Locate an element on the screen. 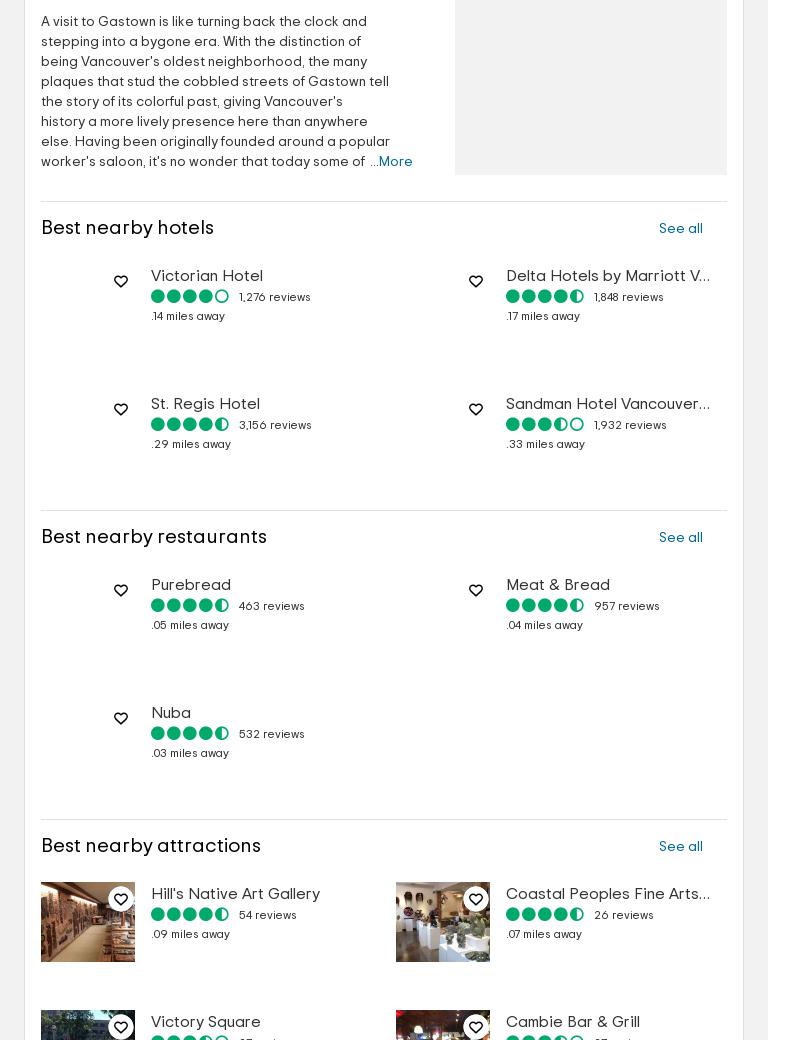  '532 reviews' is located at coordinates (272, 734).